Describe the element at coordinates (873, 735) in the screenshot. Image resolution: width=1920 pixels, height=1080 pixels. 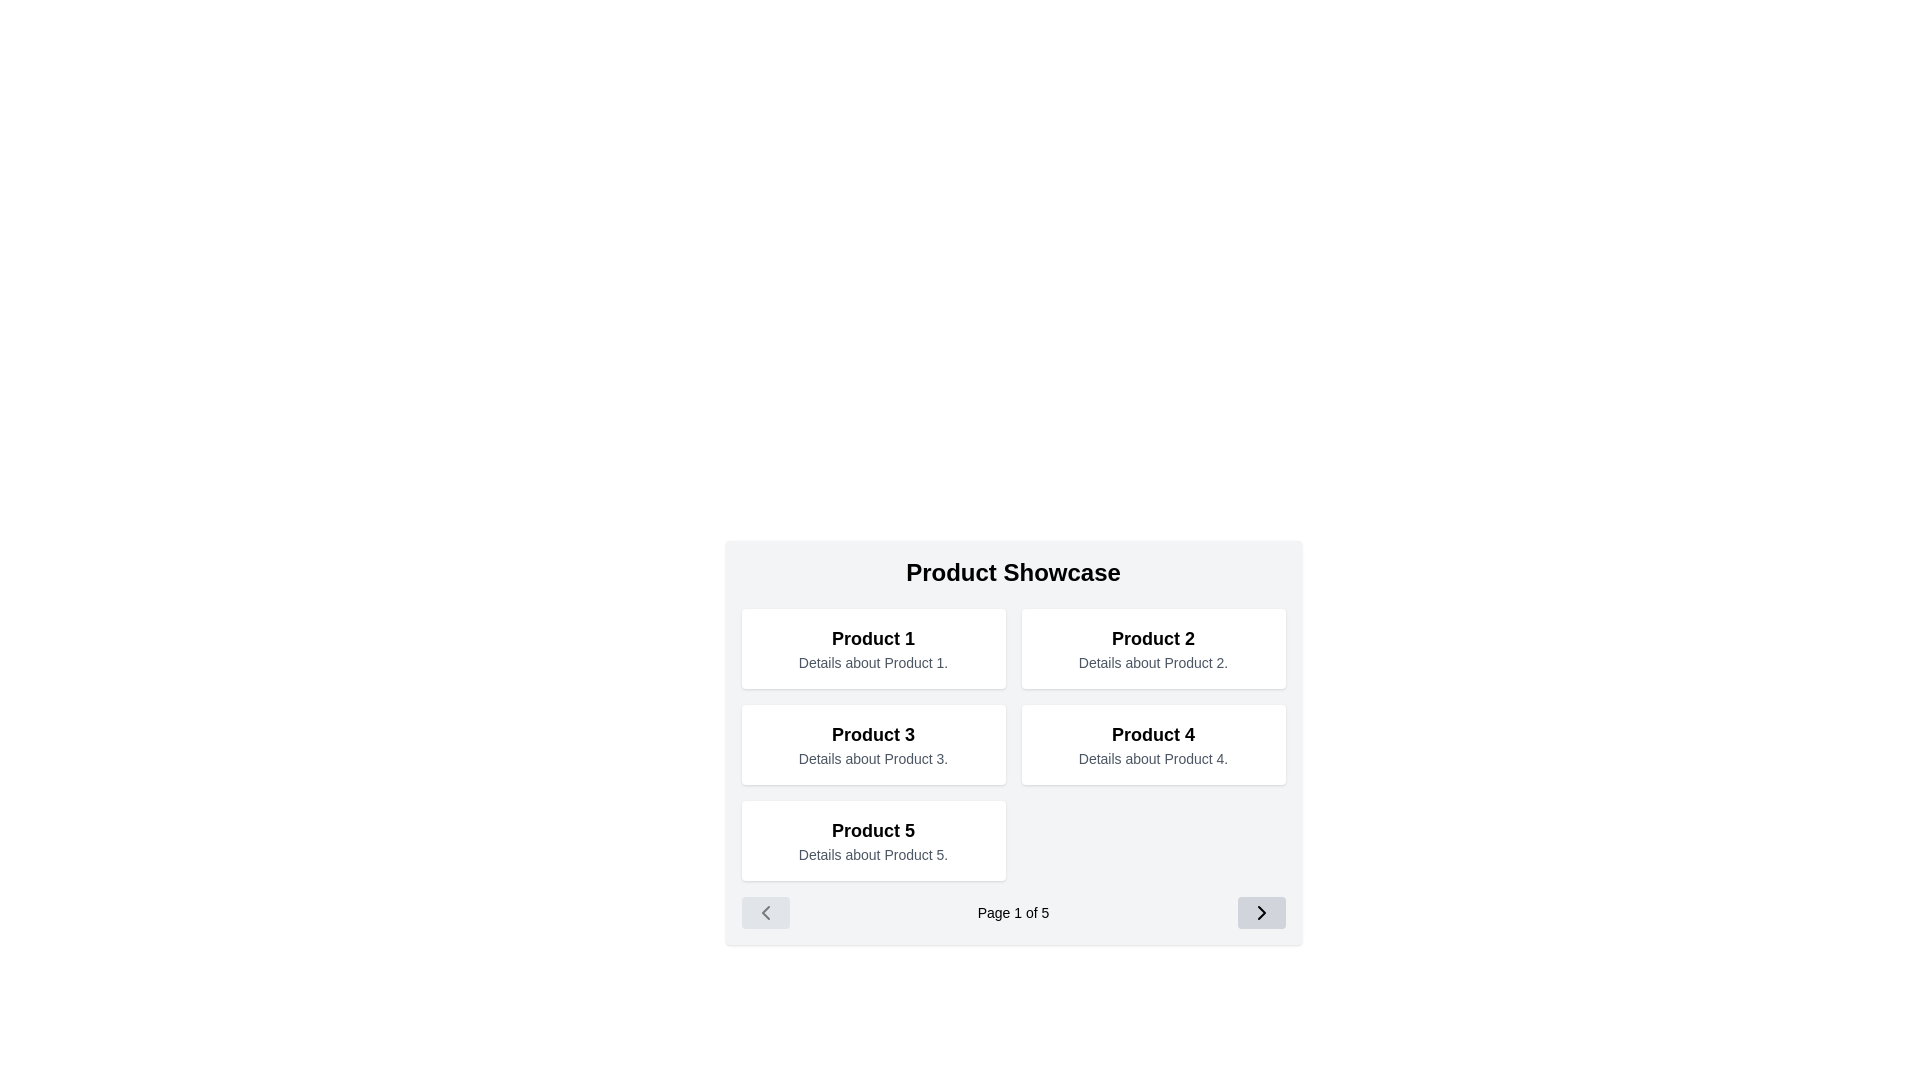
I see `text content of the label displaying 'Product 3', which is a prominent heading in bold black font against a white background, located in the middle of the second row of the product grid` at that location.